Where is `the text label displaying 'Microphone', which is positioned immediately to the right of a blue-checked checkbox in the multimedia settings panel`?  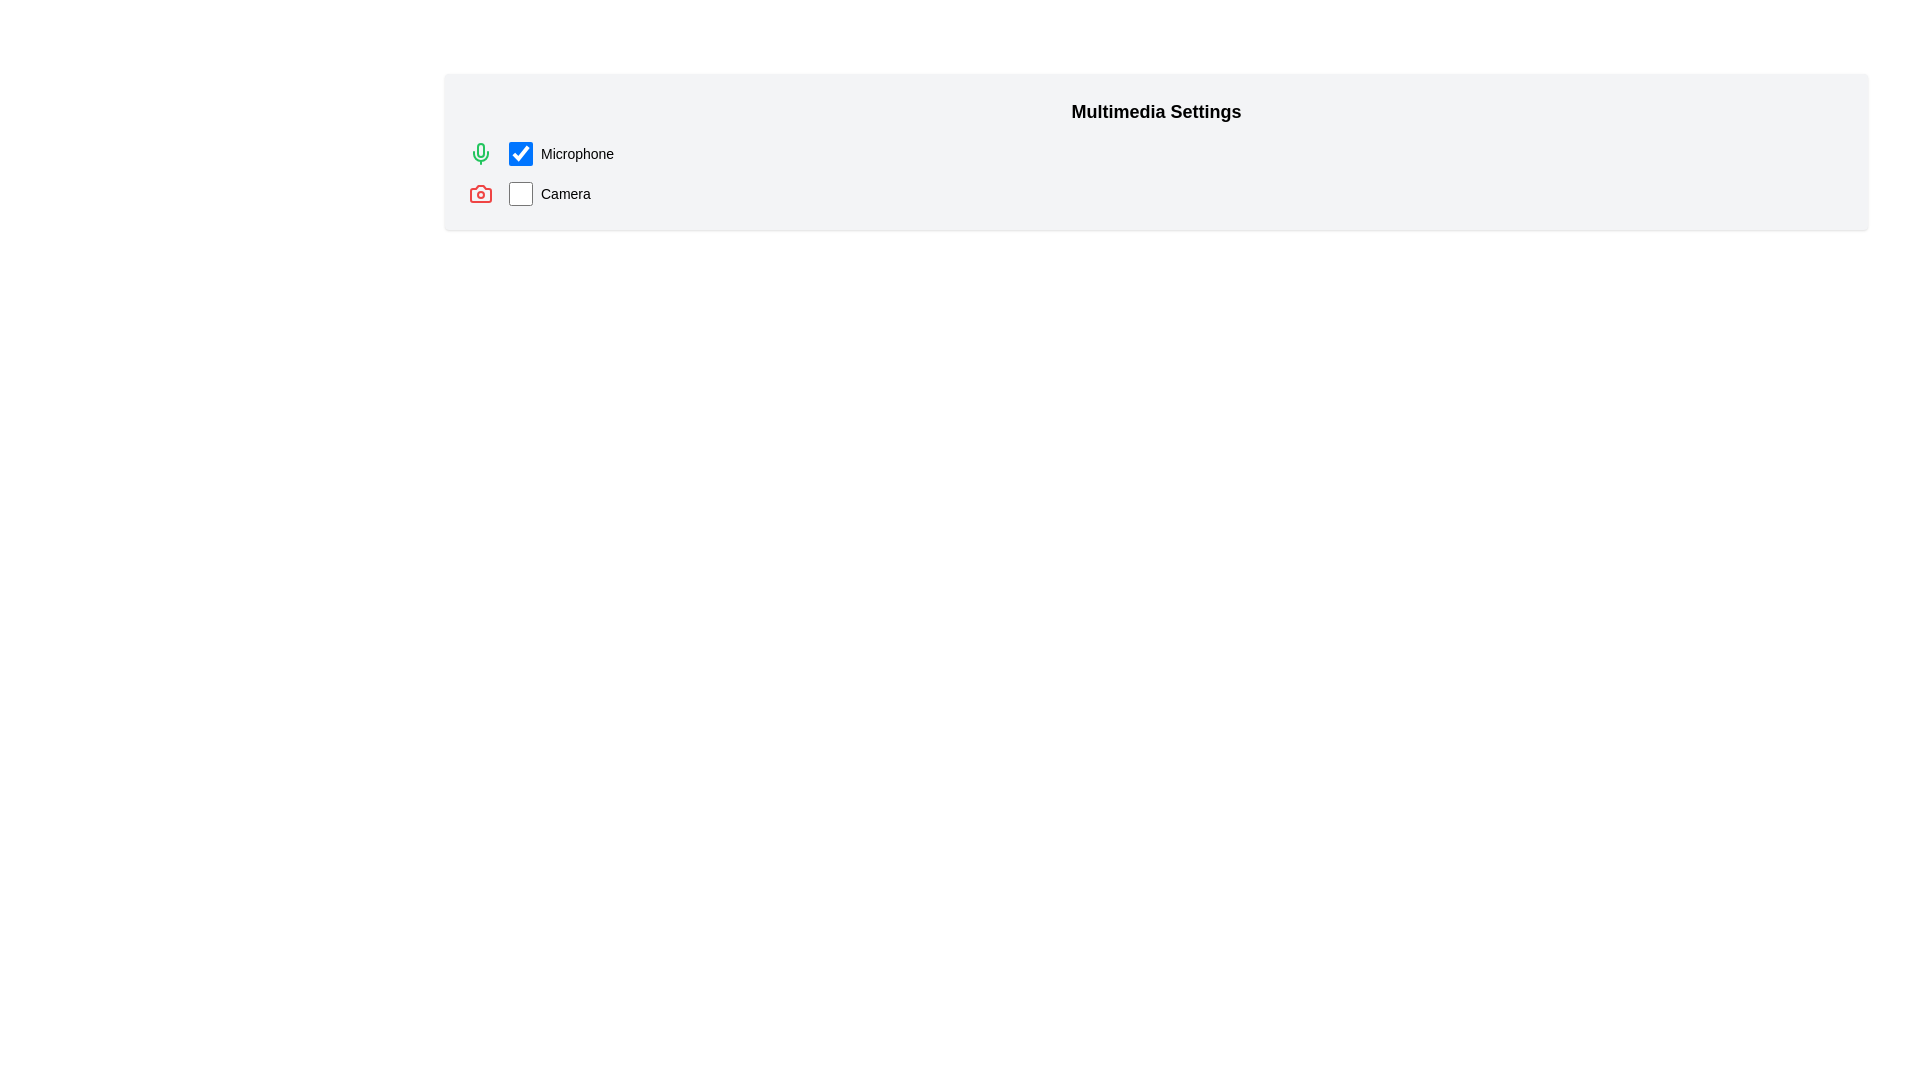 the text label displaying 'Microphone', which is positioned immediately to the right of a blue-checked checkbox in the multimedia settings panel is located at coordinates (576, 153).